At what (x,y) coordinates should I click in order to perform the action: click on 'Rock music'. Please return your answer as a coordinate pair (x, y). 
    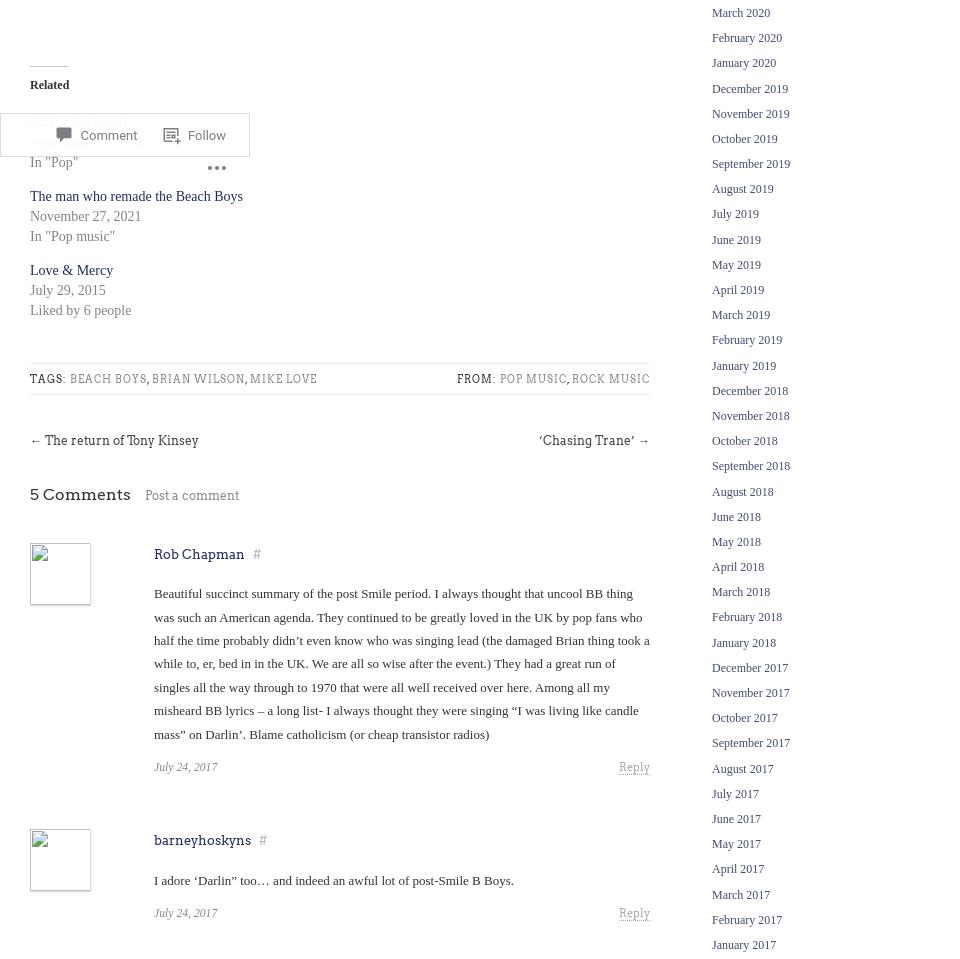
    Looking at the image, I should click on (610, 378).